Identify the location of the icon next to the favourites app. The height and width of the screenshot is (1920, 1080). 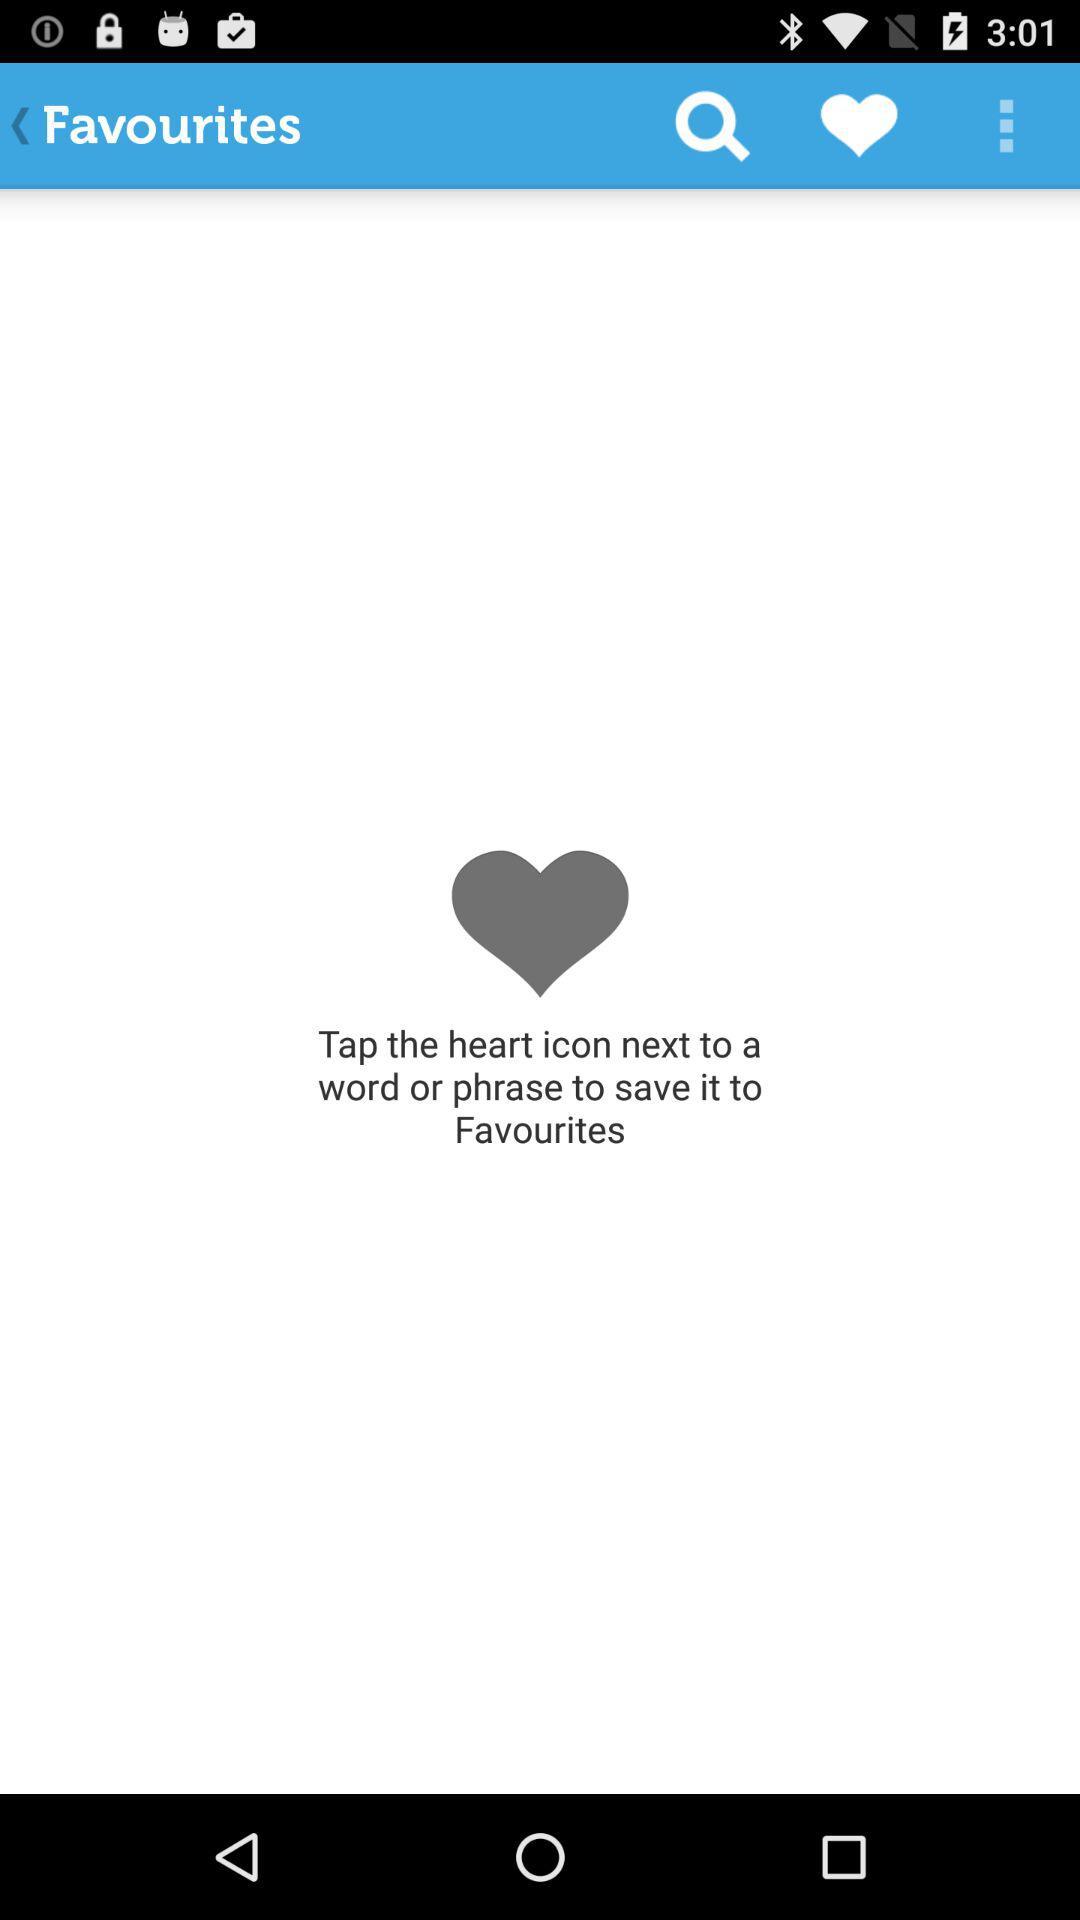
(711, 124).